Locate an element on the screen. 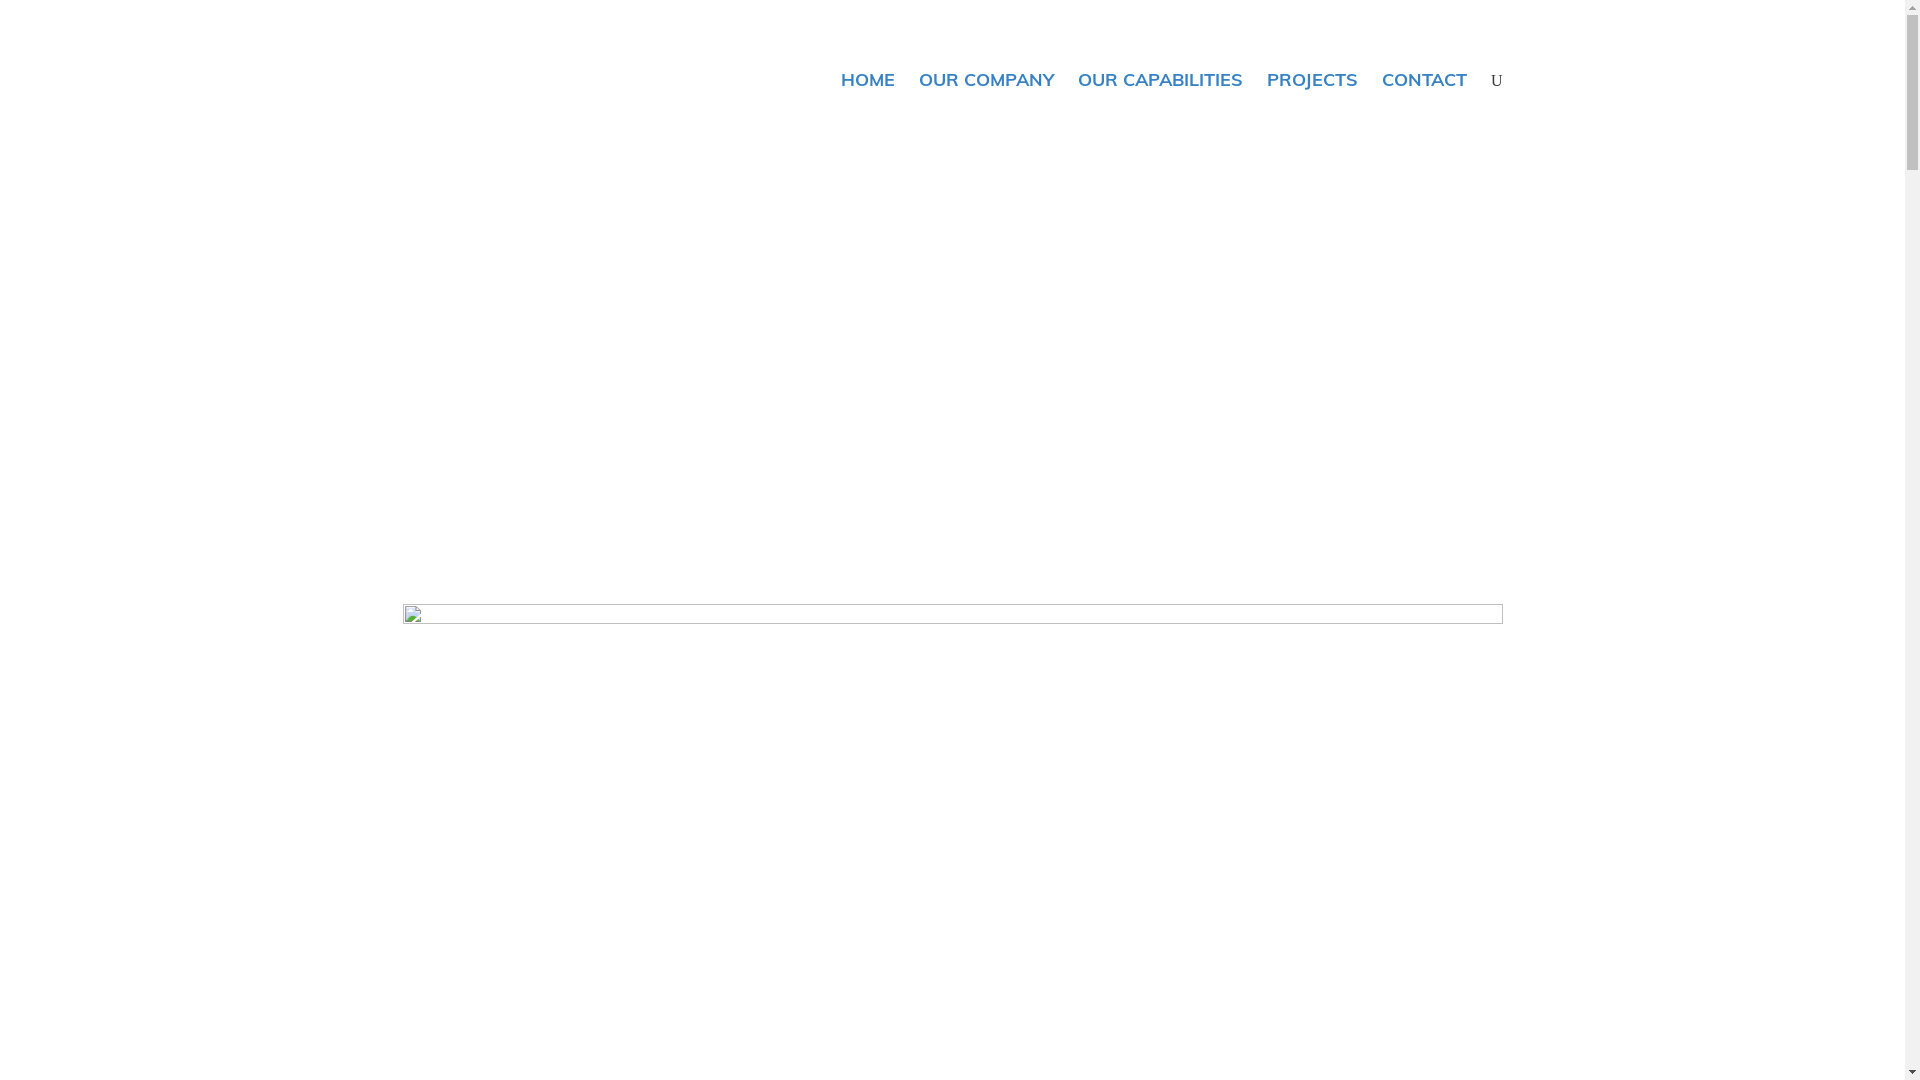 The width and height of the screenshot is (1920, 1080). 'CONTACT' is located at coordinates (1368, 79).